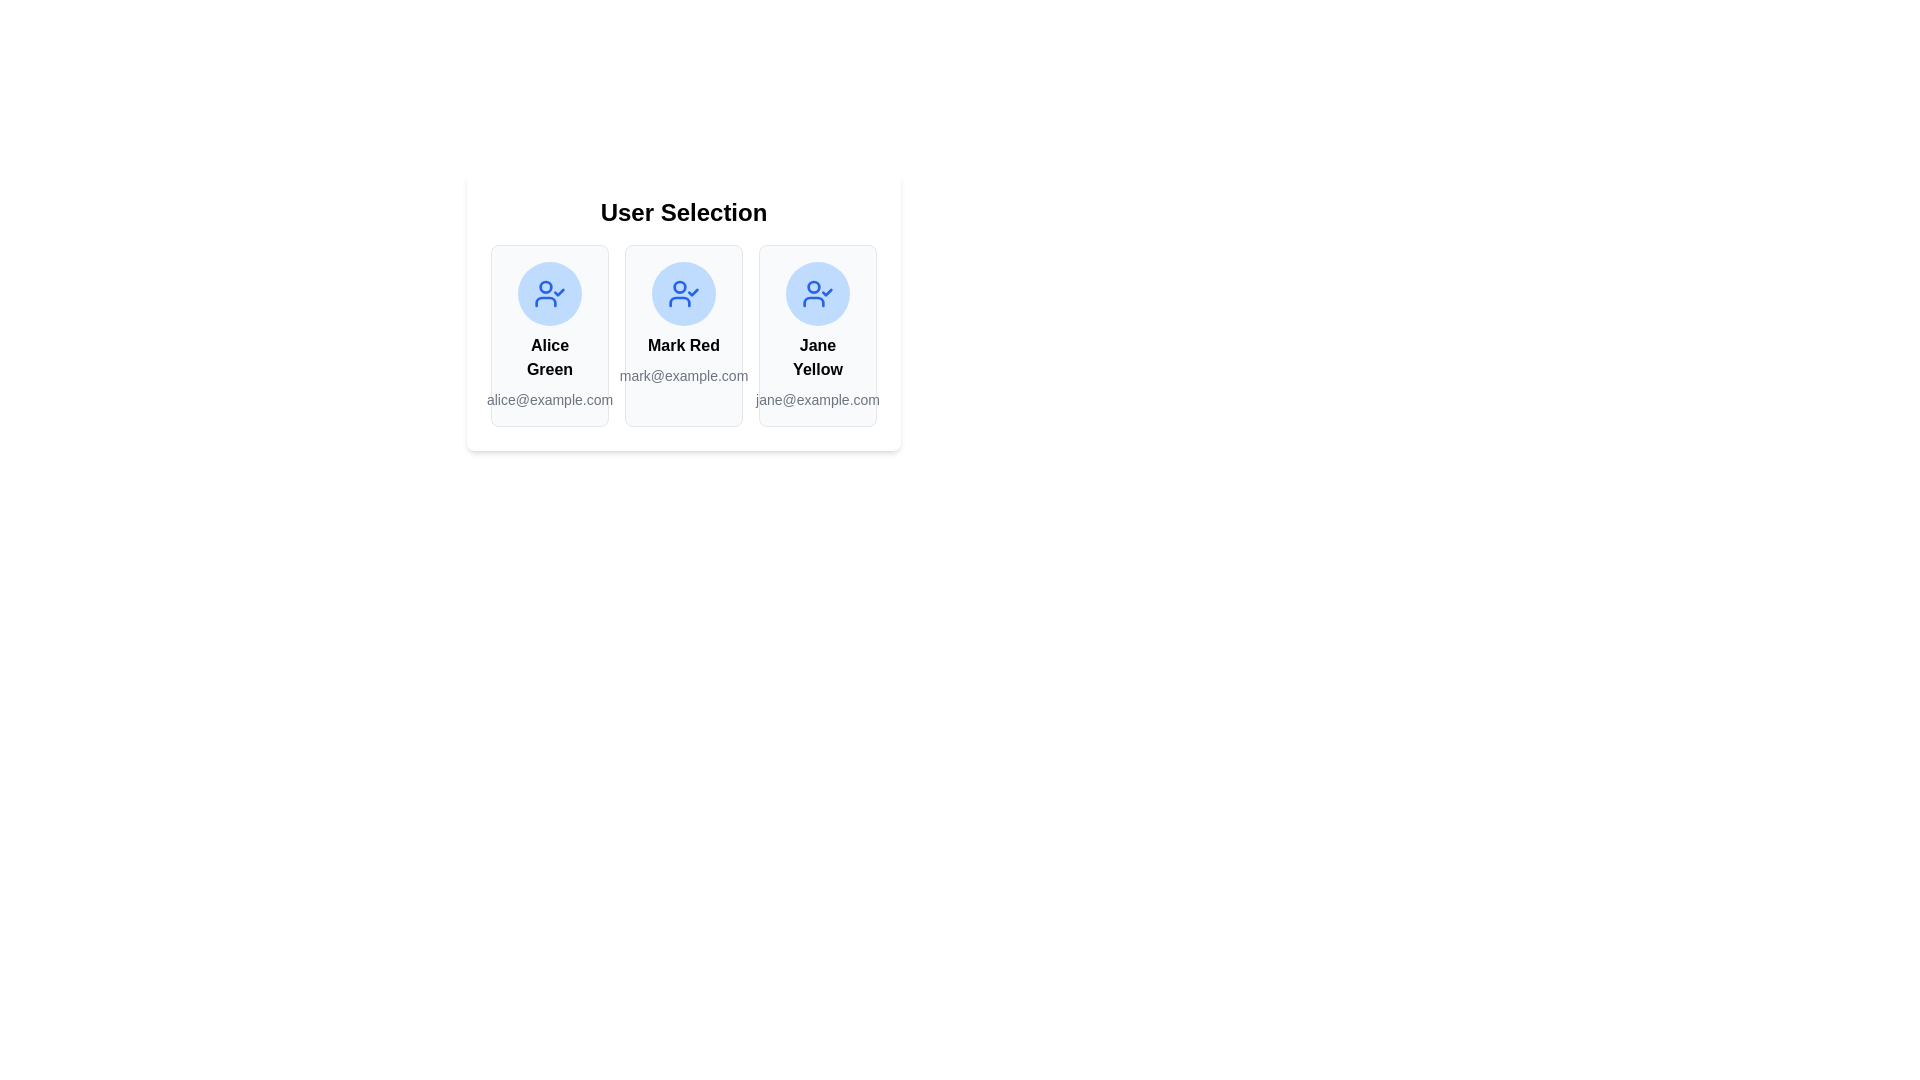 The image size is (1920, 1080). I want to click on the Icon component with a circular light blue background that depicts a user with a checkmark, located above the title 'Jane Yellow' in the third user card from the left, so click(817, 293).